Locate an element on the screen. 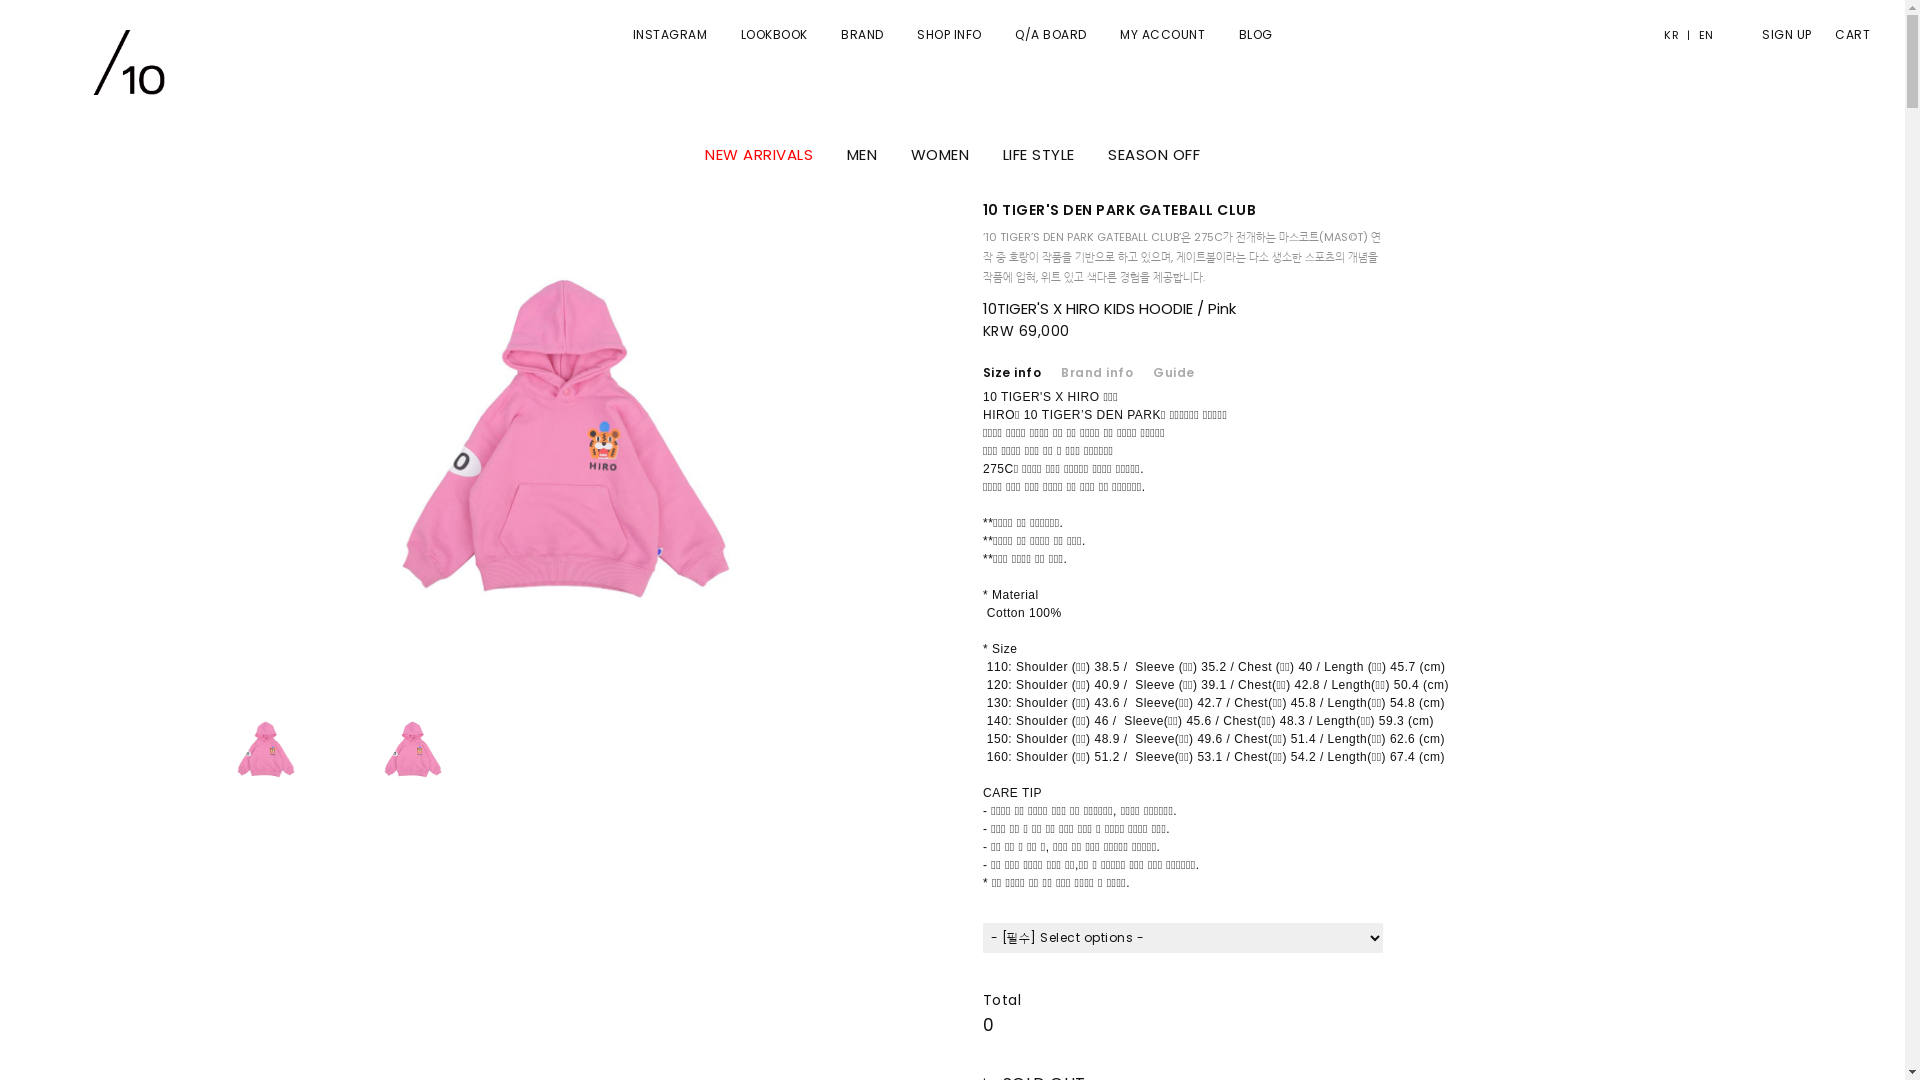 This screenshot has width=1920, height=1080. 'LIFE STYLE' is located at coordinates (1037, 153).